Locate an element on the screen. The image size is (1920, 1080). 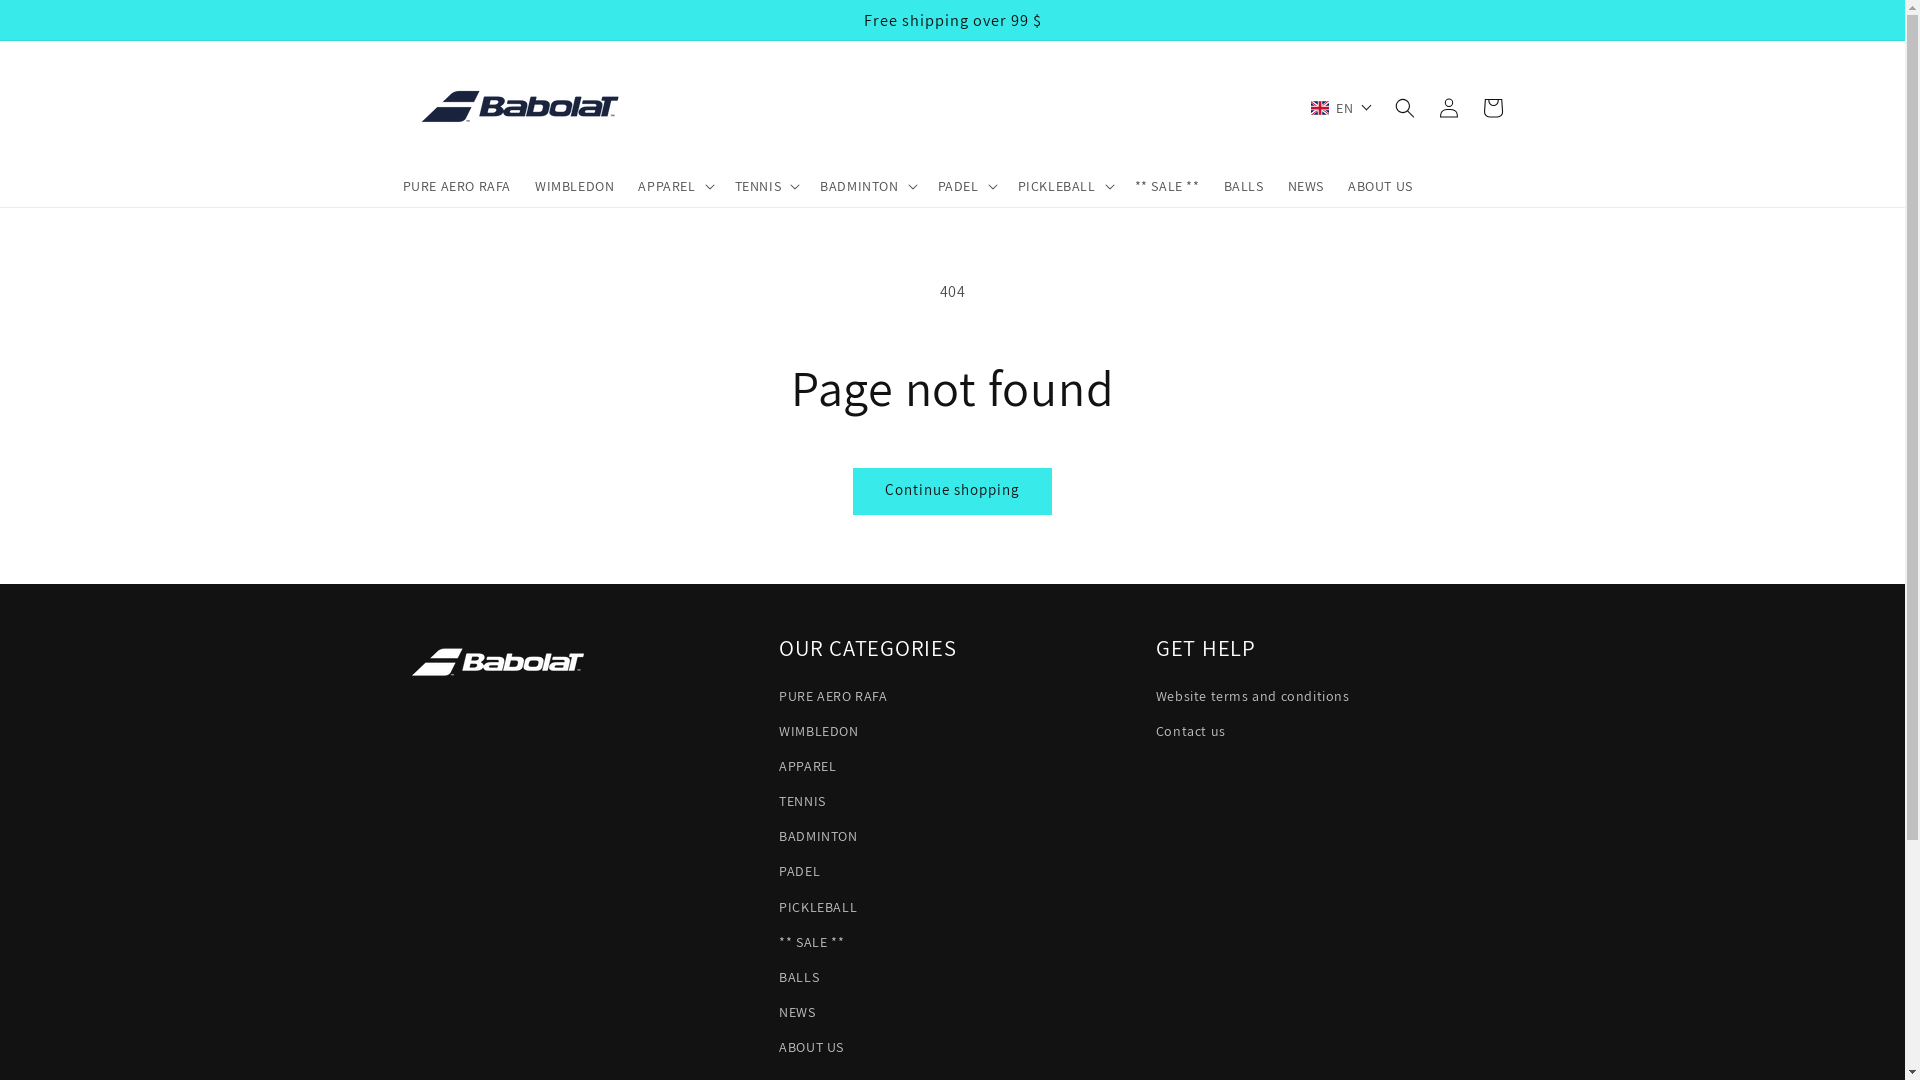
'ABOUT US' is located at coordinates (1379, 185).